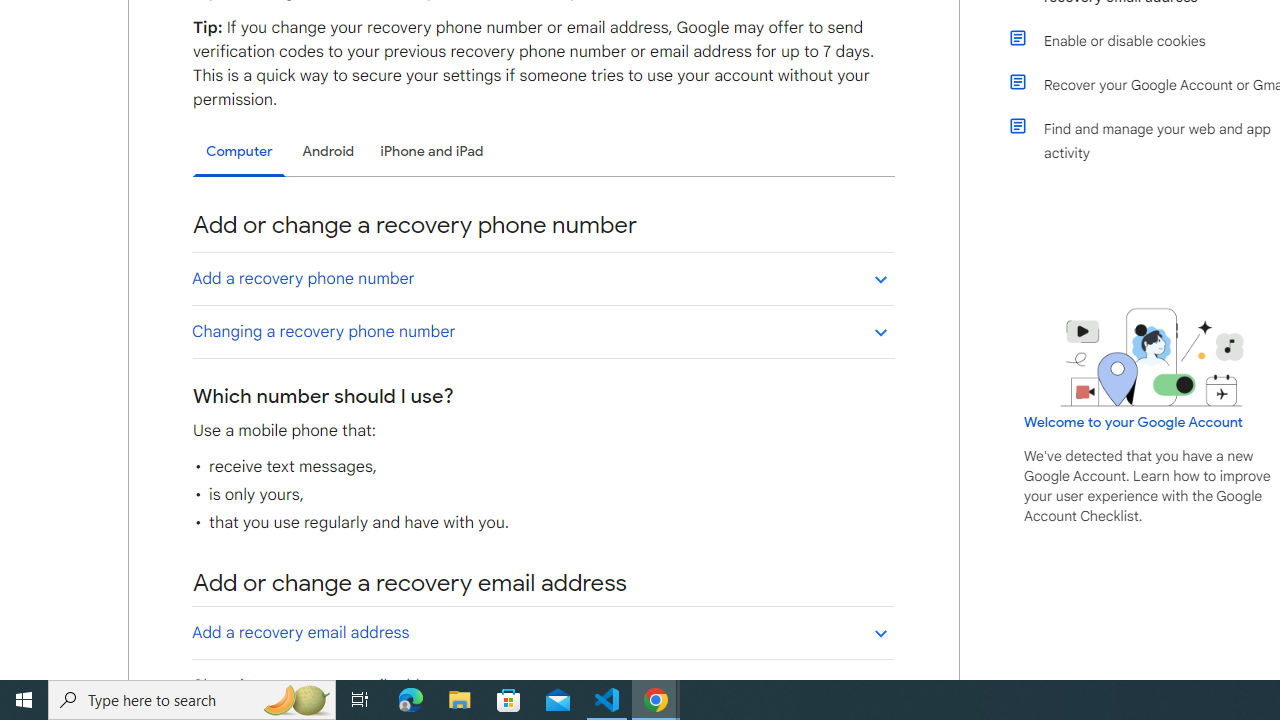  I want to click on 'Changing a recovery email address', so click(542, 684).